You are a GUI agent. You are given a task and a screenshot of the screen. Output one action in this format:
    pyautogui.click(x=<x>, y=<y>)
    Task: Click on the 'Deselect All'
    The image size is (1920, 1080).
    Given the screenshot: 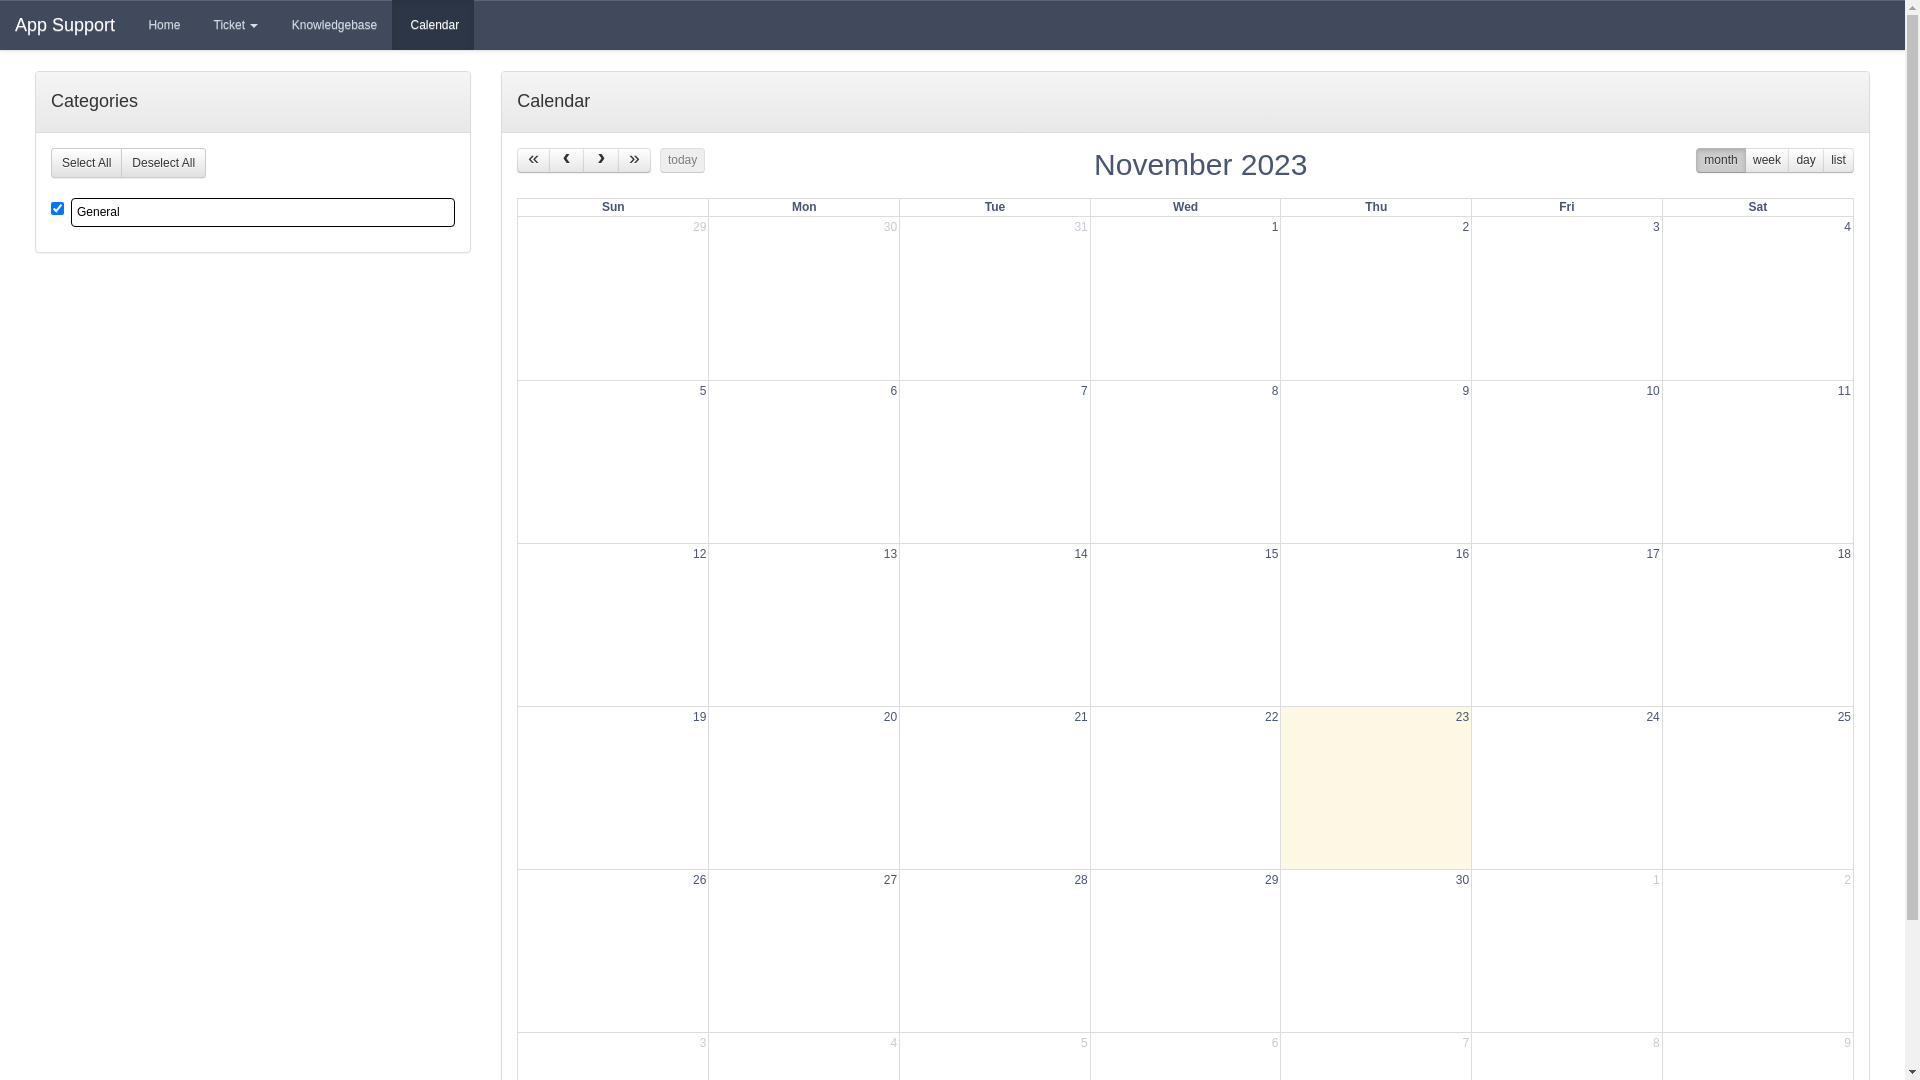 What is the action you would take?
    pyautogui.click(x=163, y=161)
    